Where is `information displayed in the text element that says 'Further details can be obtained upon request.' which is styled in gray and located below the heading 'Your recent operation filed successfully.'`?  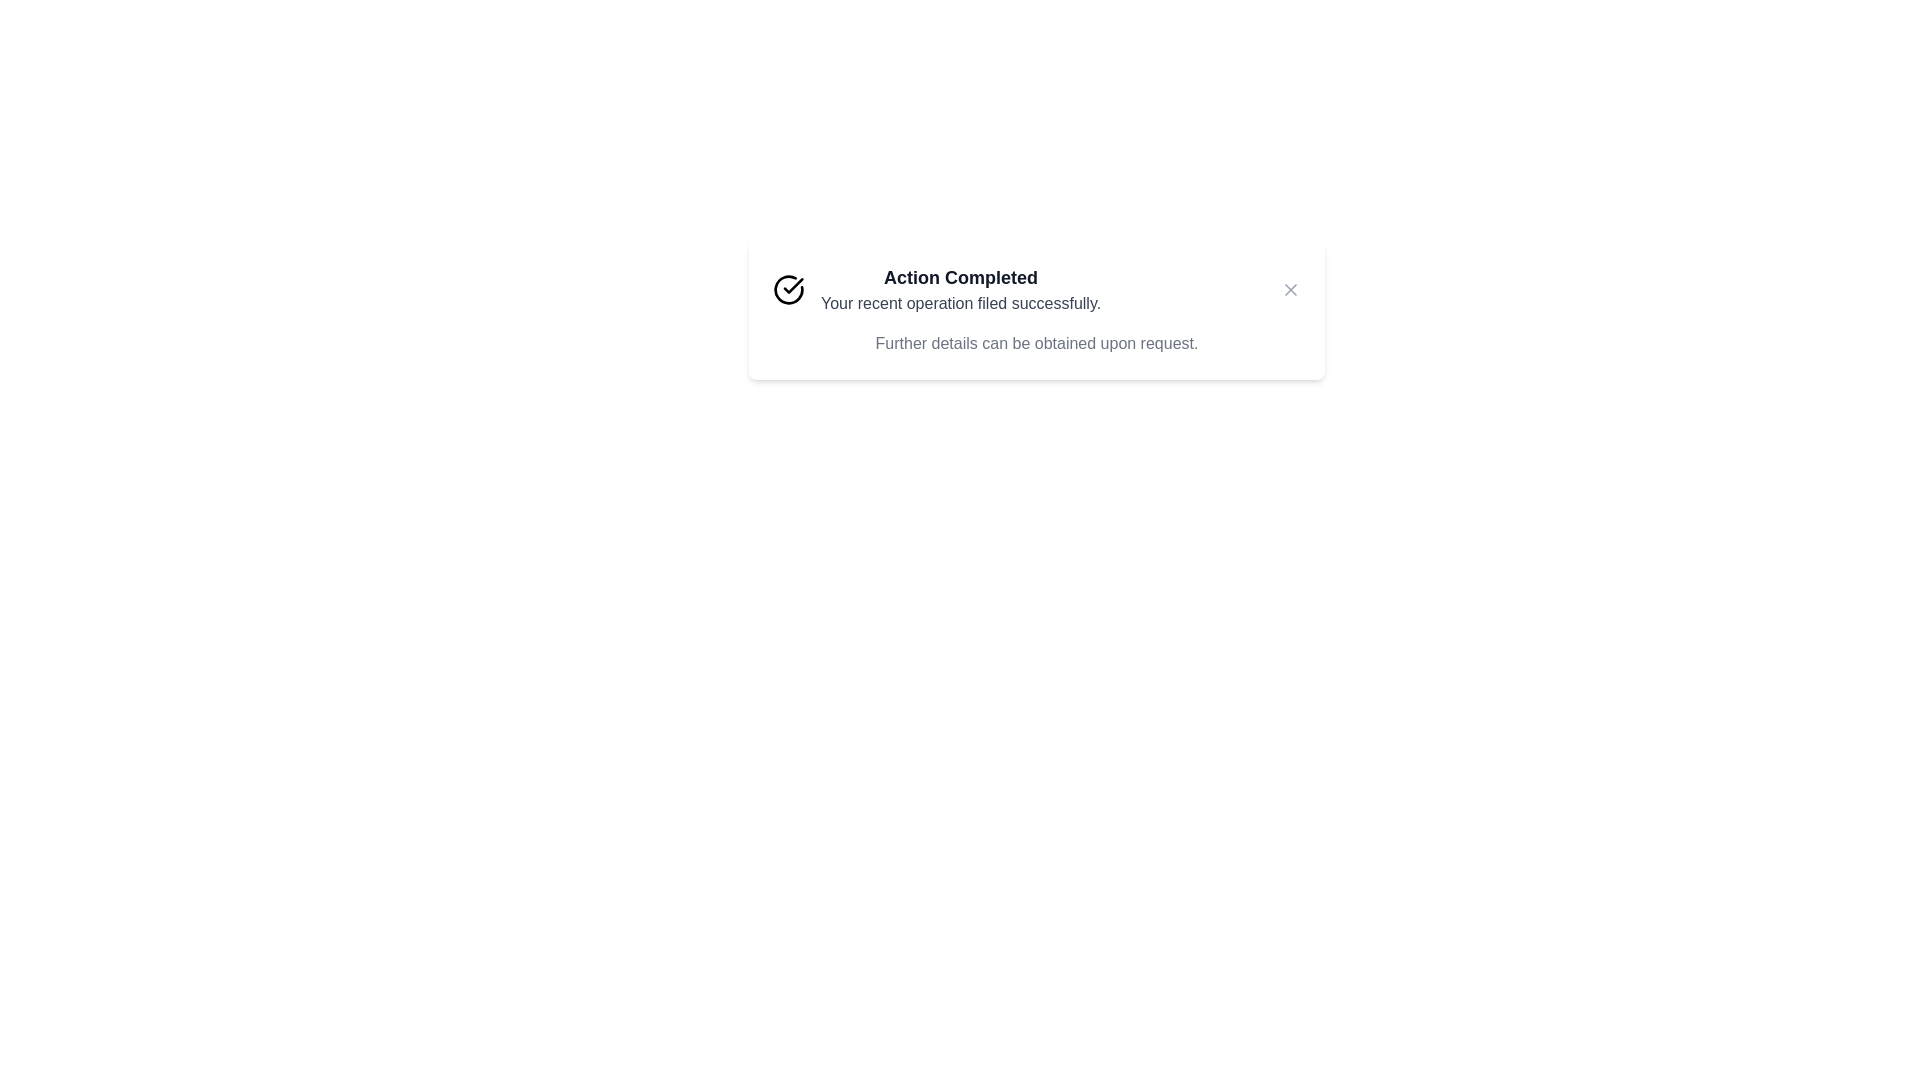
information displayed in the text element that says 'Further details can be obtained upon request.' which is styled in gray and located below the heading 'Your recent operation filed successfully.' is located at coordinates (1036, 342).